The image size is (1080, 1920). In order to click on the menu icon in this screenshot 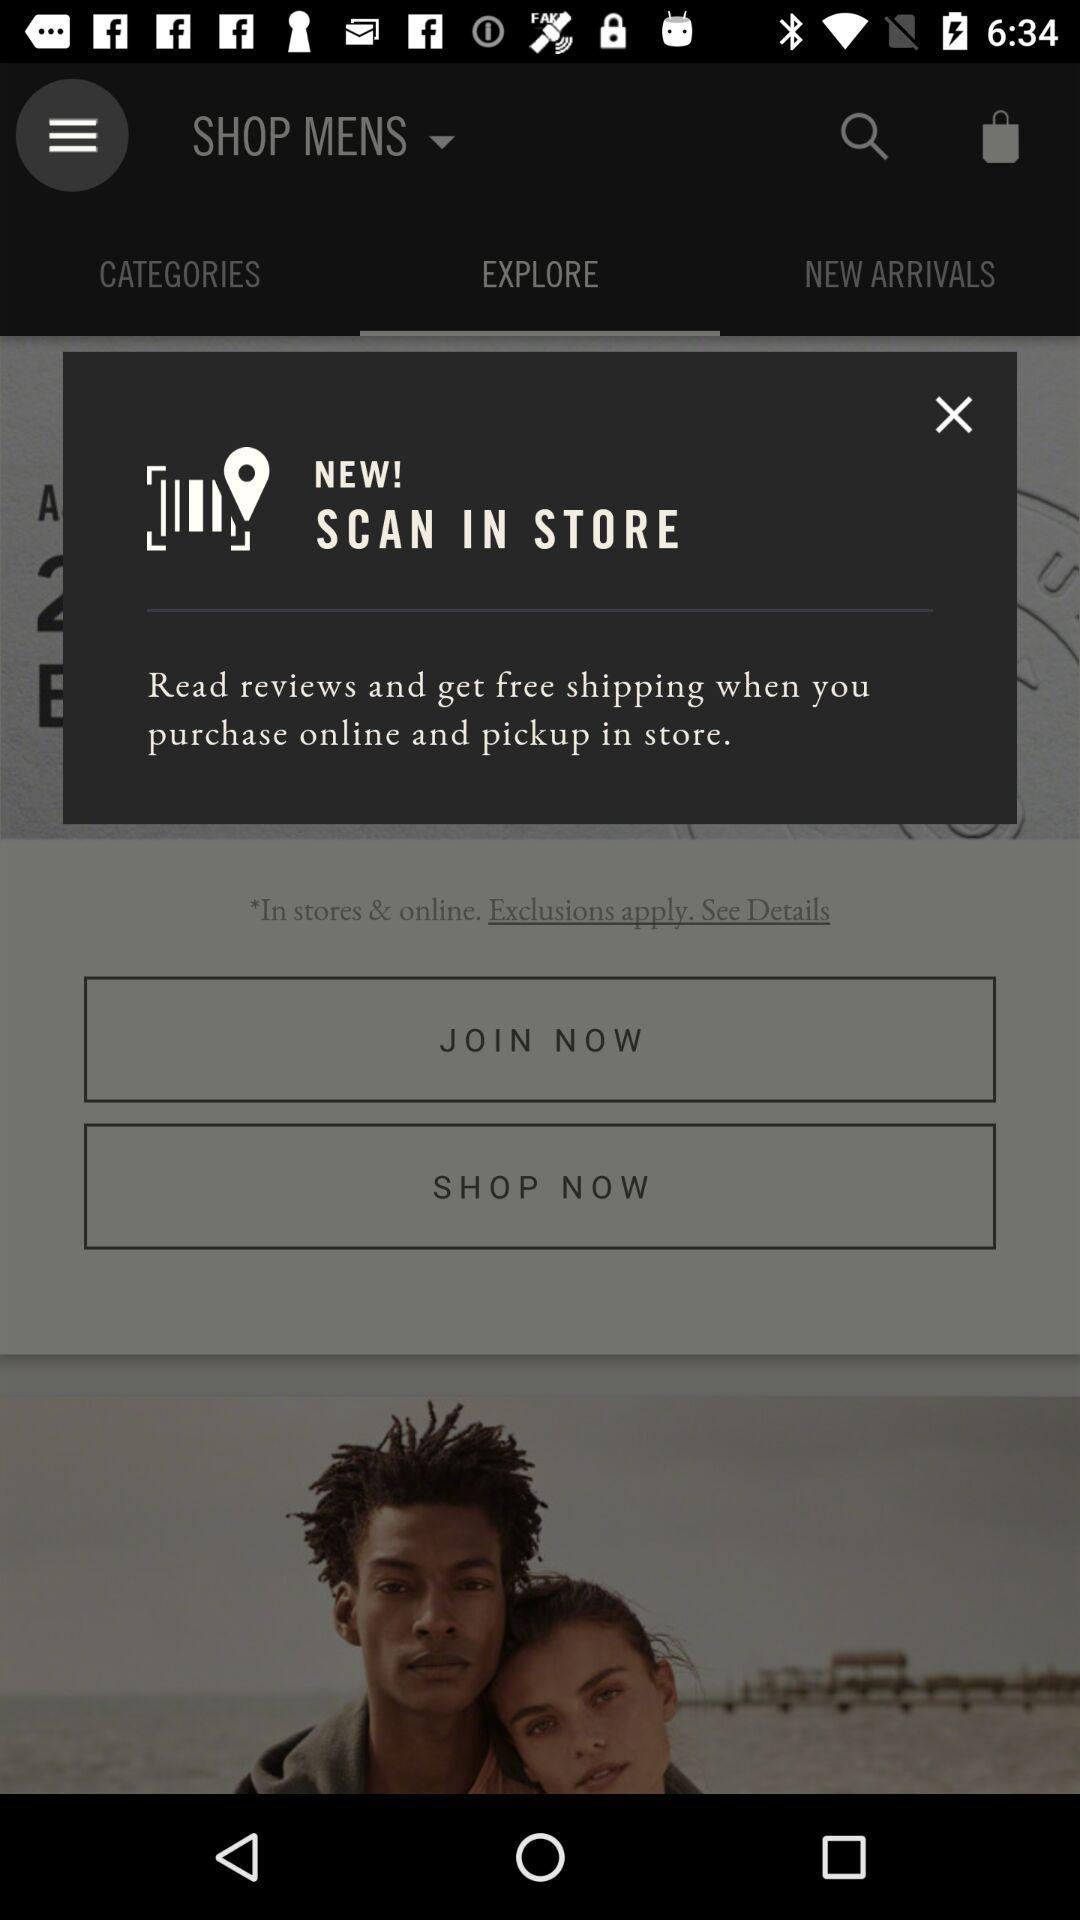, I will do `click(72, 135)`.